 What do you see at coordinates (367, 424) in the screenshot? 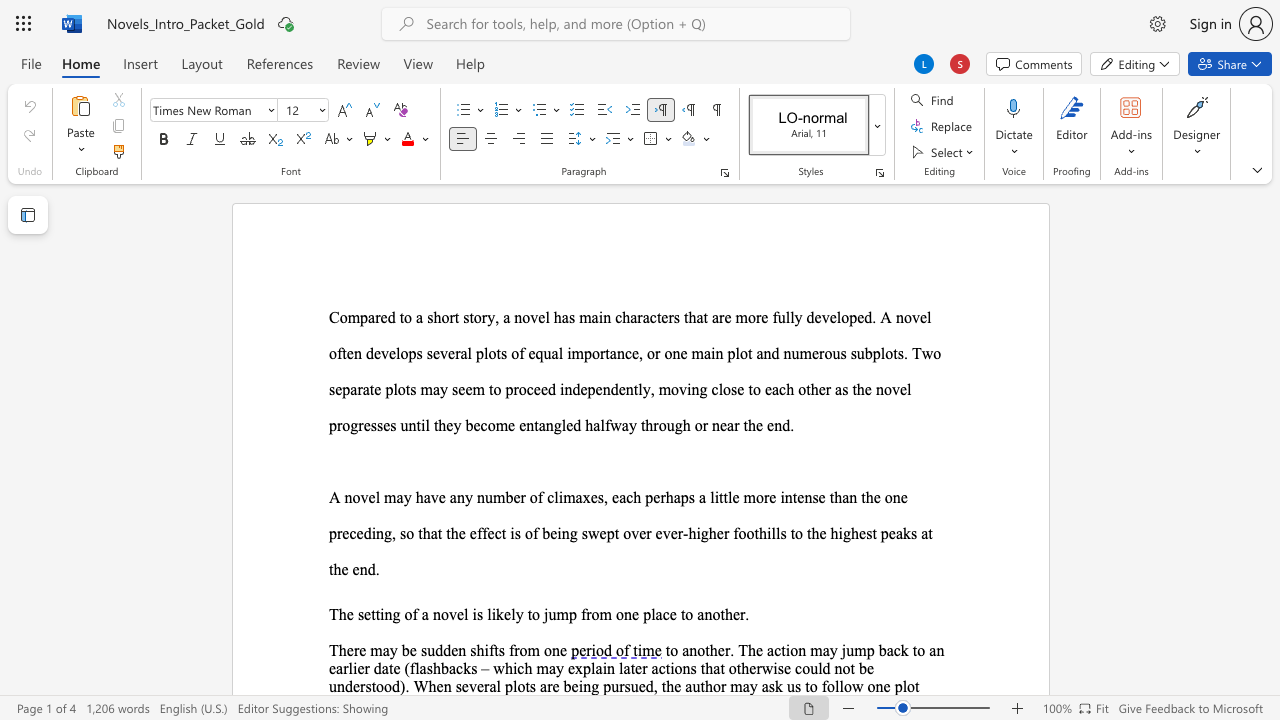
I see `the 9th character "e" in the text` at bounding box center [367, 424].